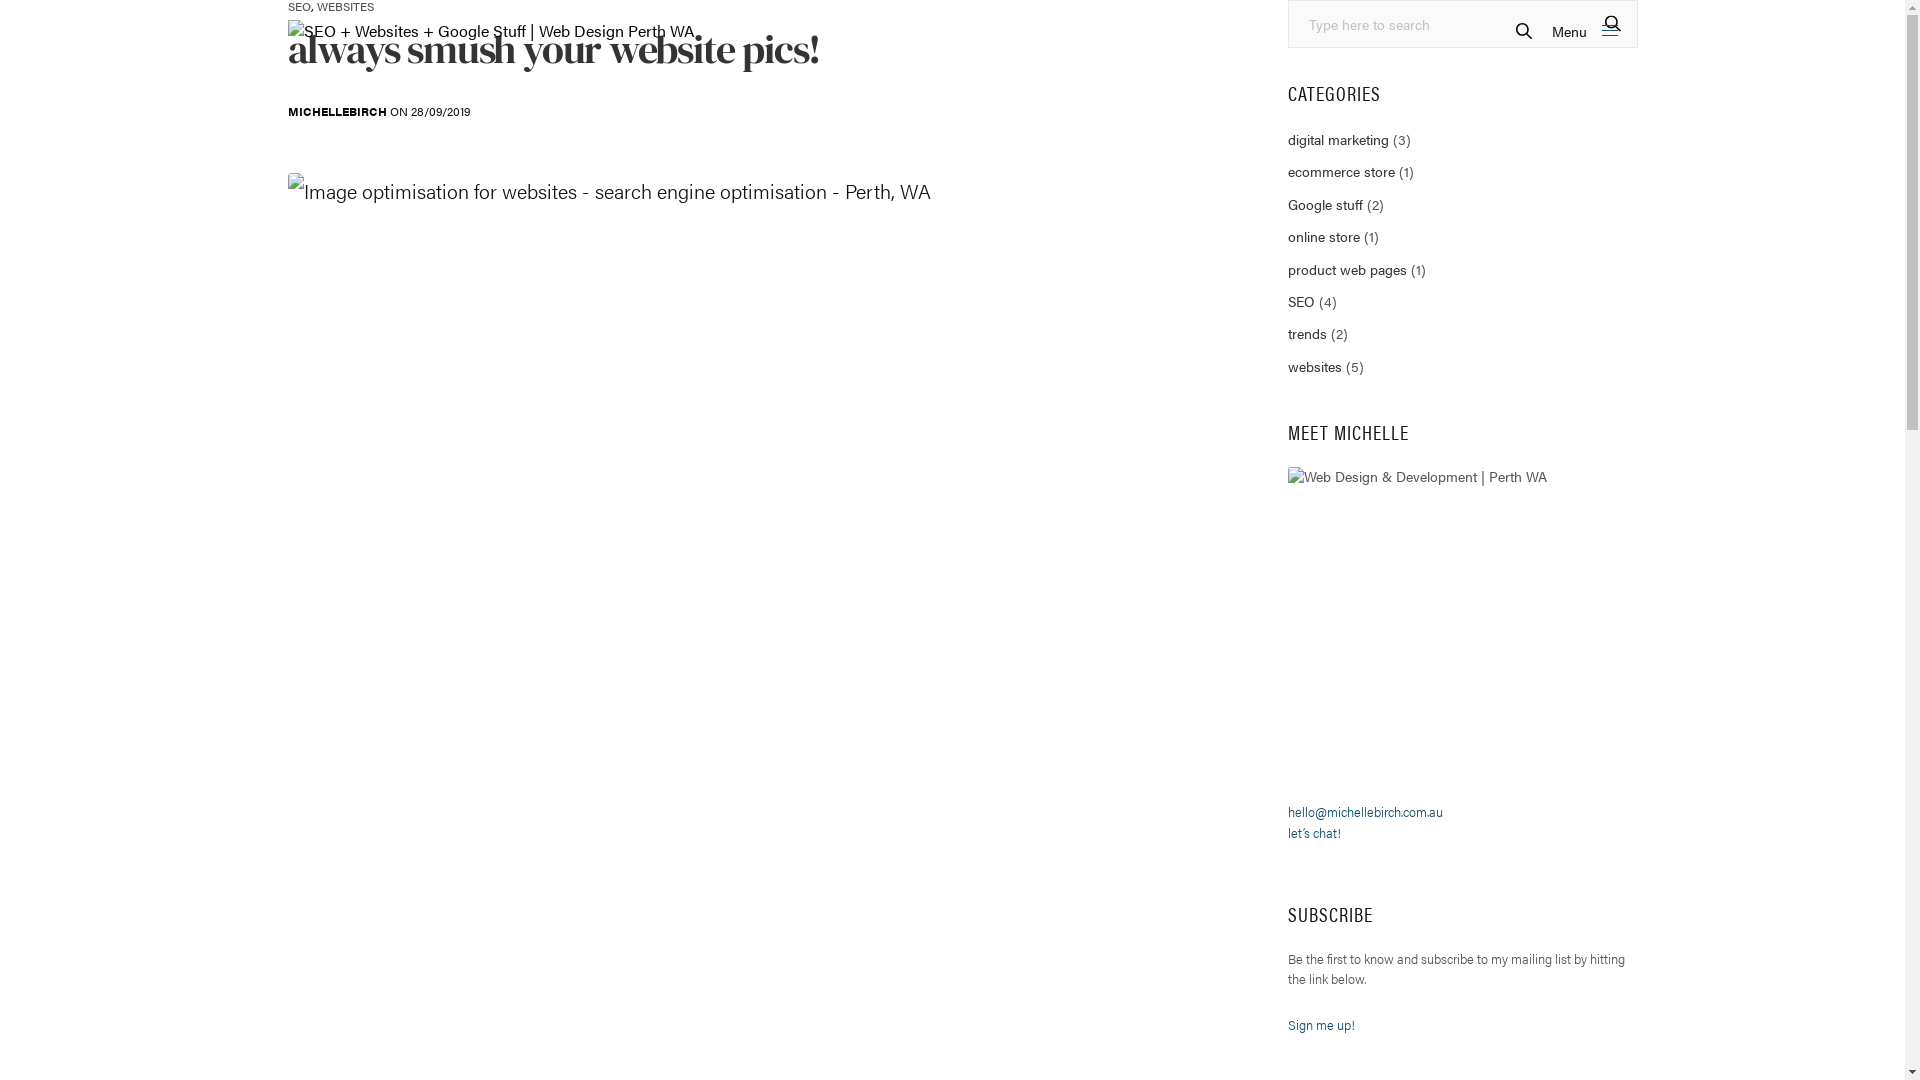  I want to click on 'product web pages', so click(1347, 268).